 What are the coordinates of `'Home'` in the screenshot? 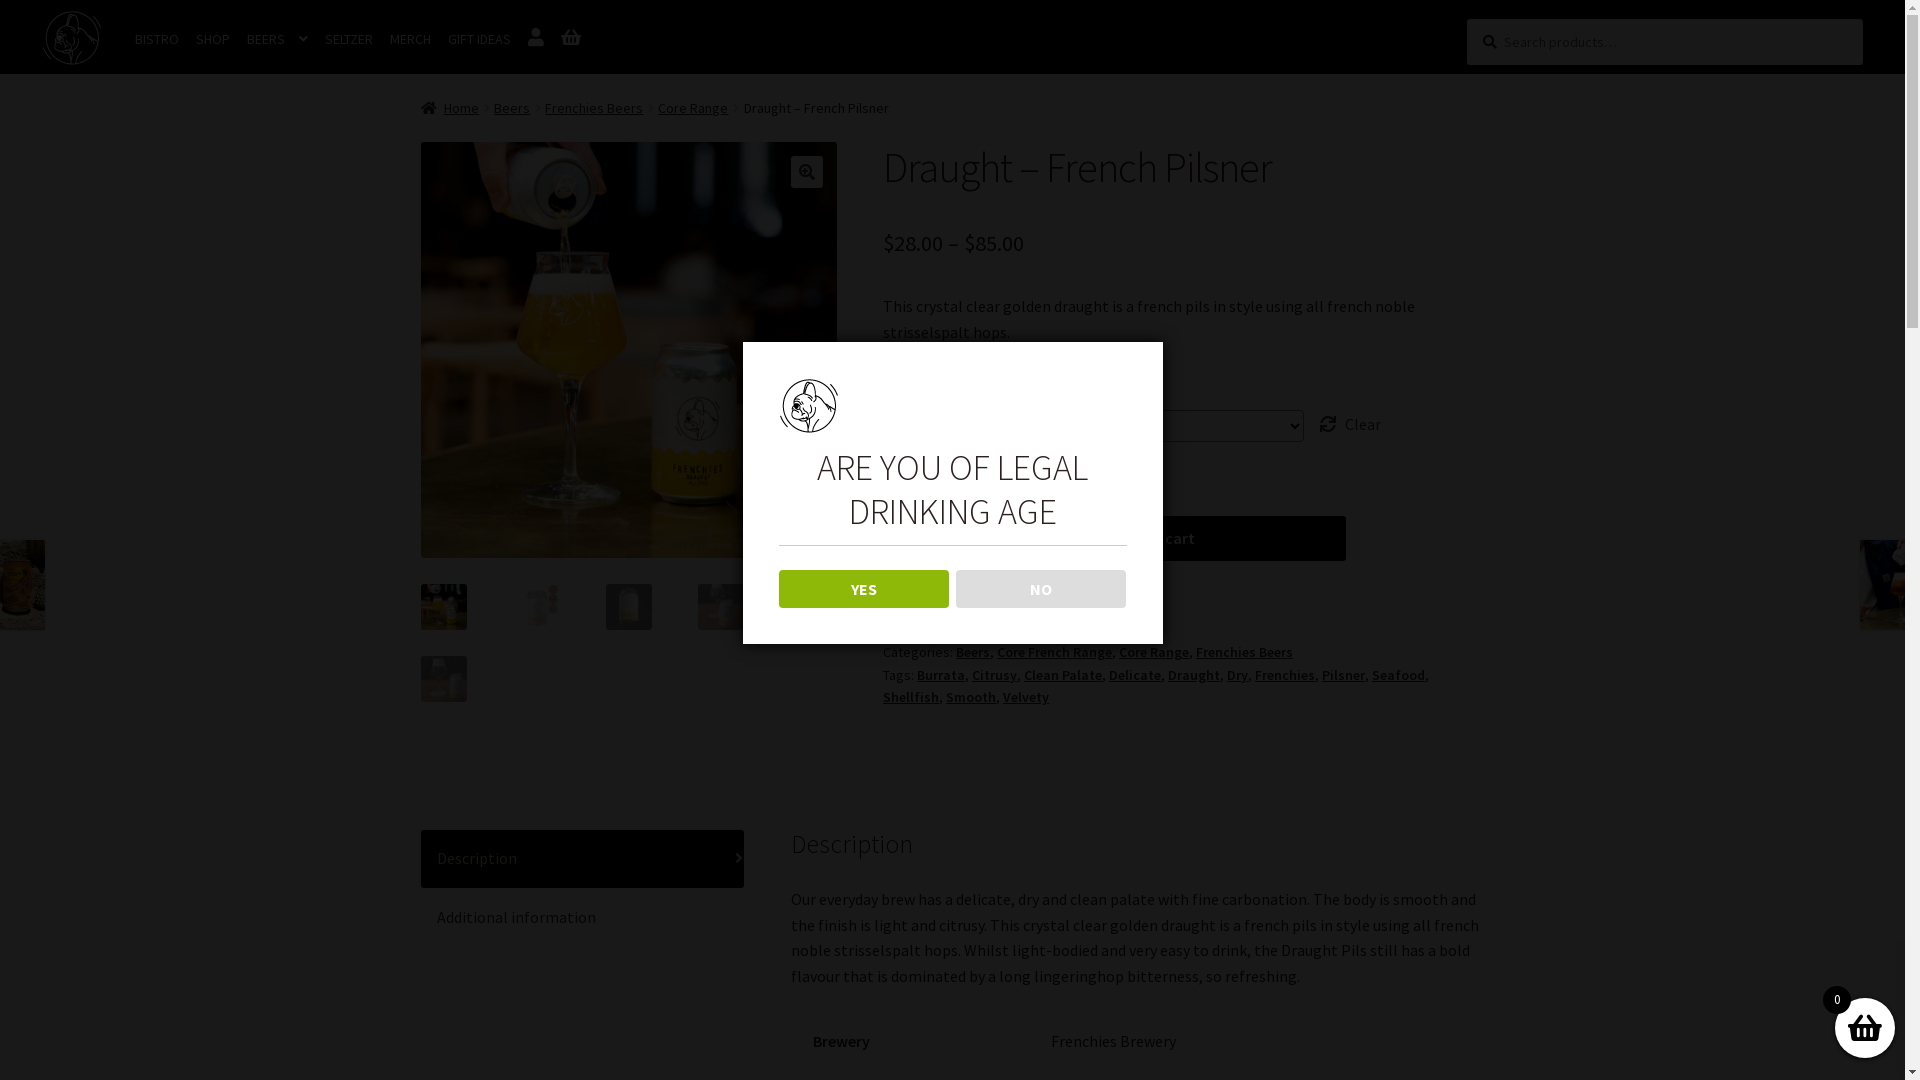 It's located at (449, 108).